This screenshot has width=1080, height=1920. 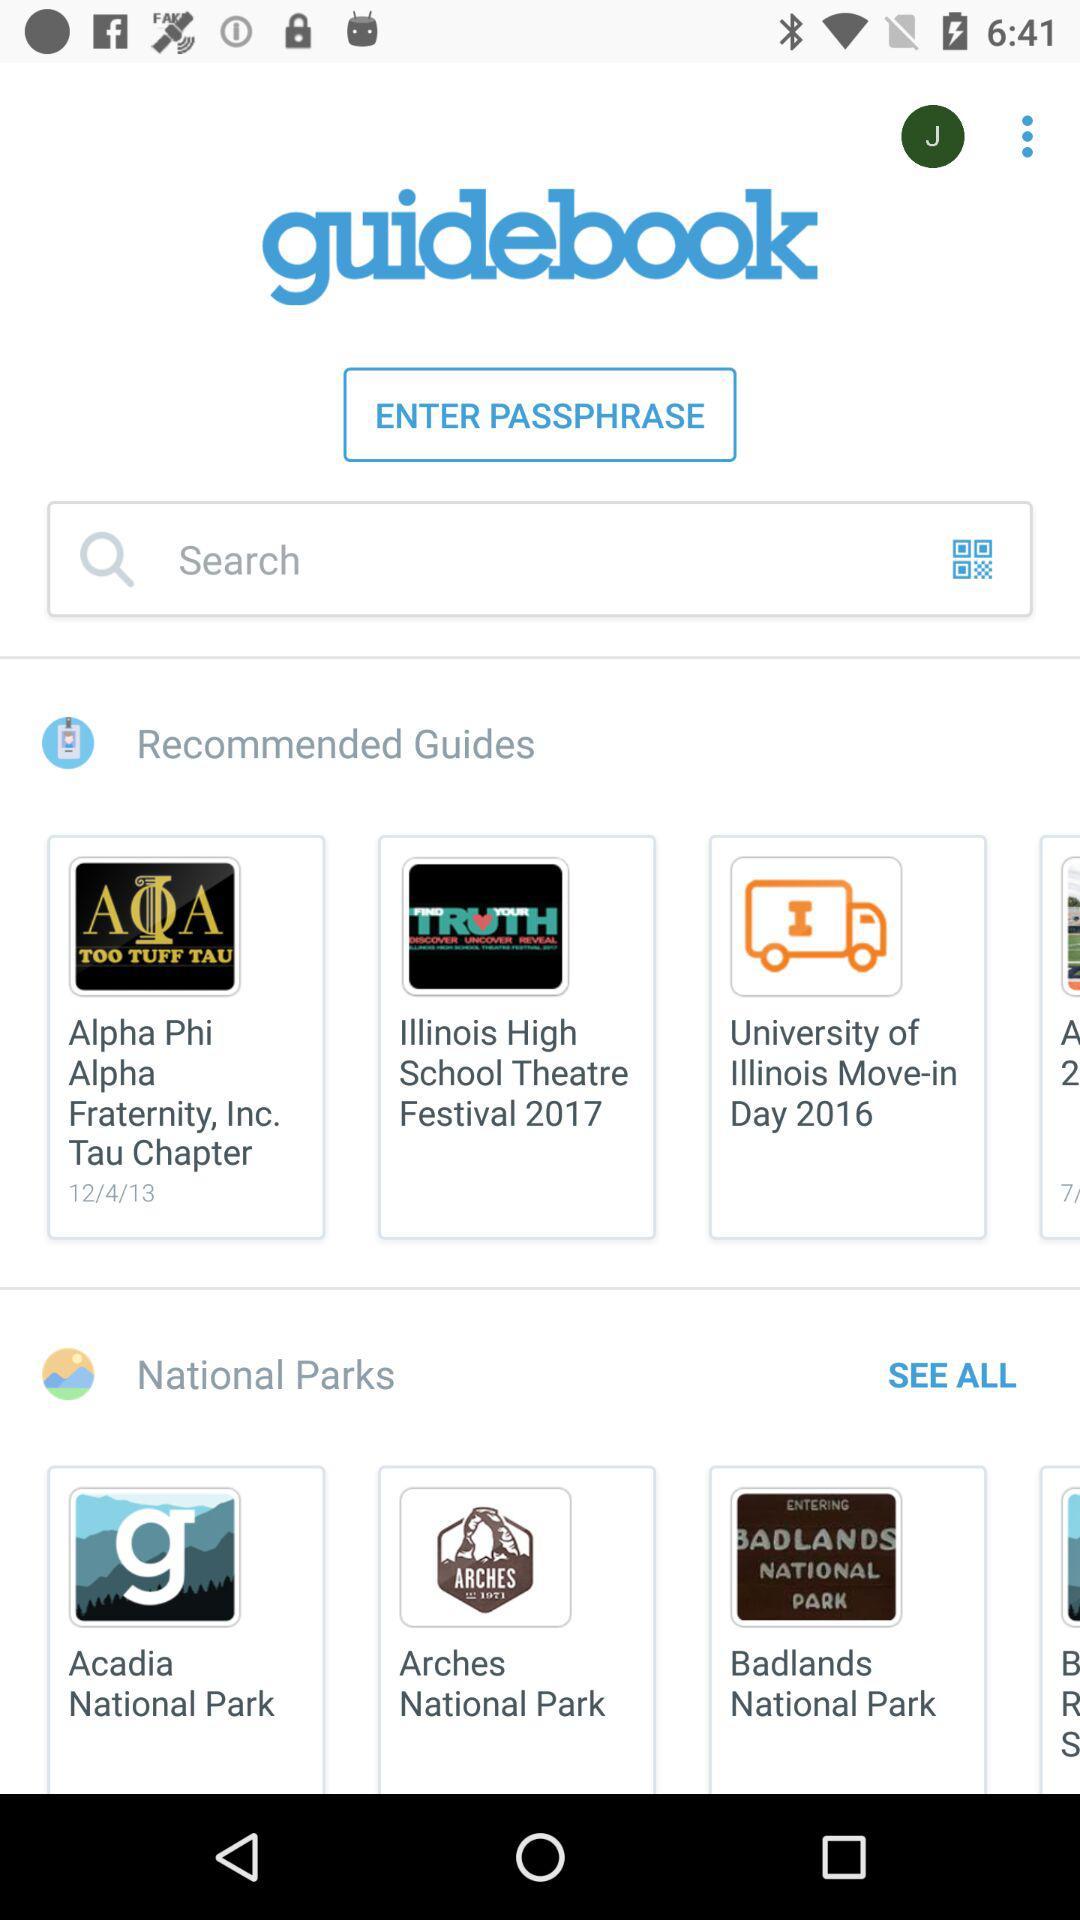 I want to click on the more icon, so click(x=1027, y=135).